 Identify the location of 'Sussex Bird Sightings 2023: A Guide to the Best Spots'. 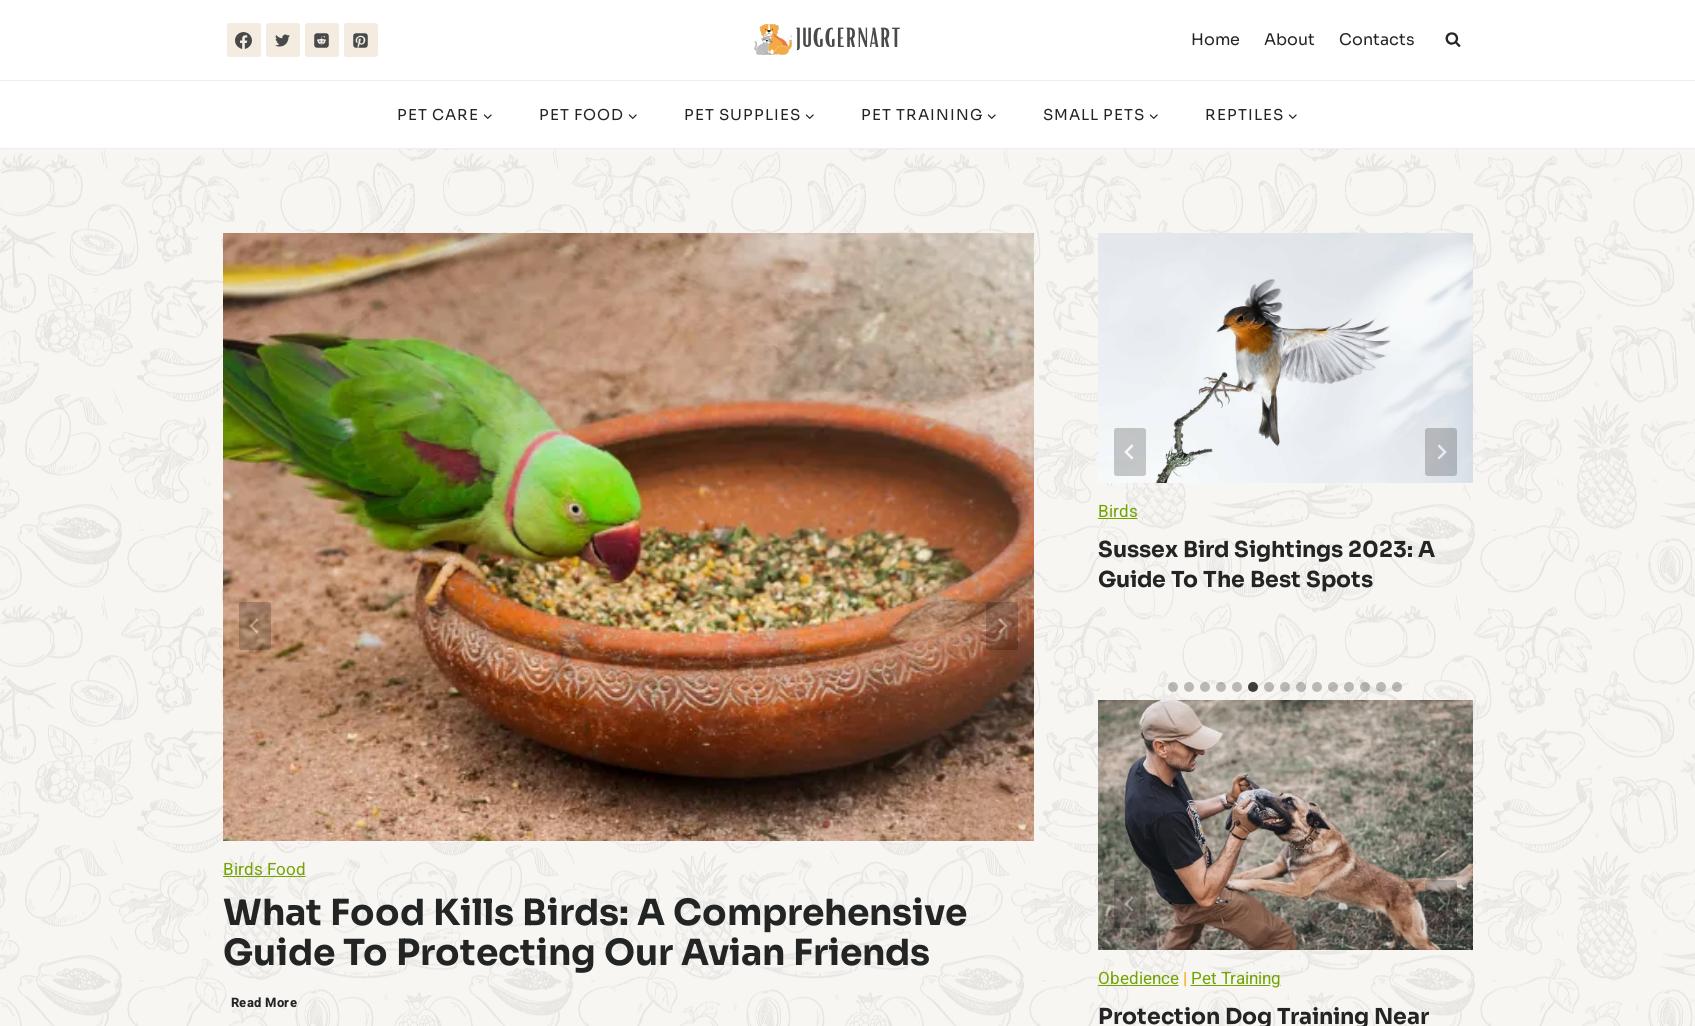
(1264, 564).